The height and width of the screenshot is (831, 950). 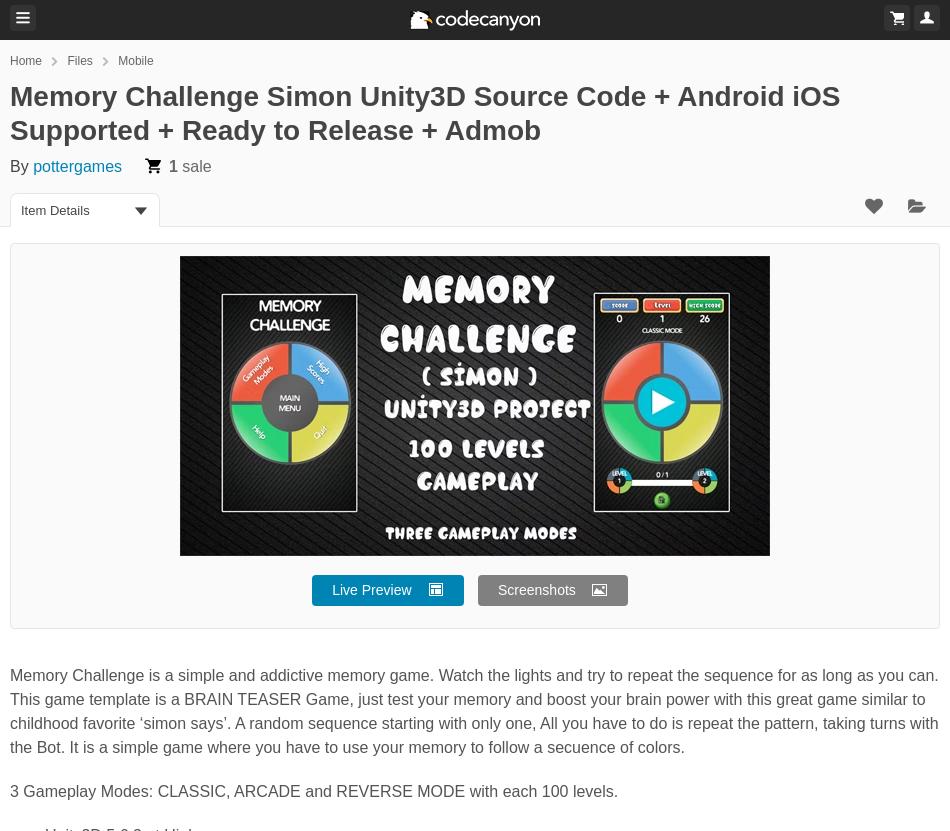 I want to click on 'pottergames', so click(x=77, y=165).